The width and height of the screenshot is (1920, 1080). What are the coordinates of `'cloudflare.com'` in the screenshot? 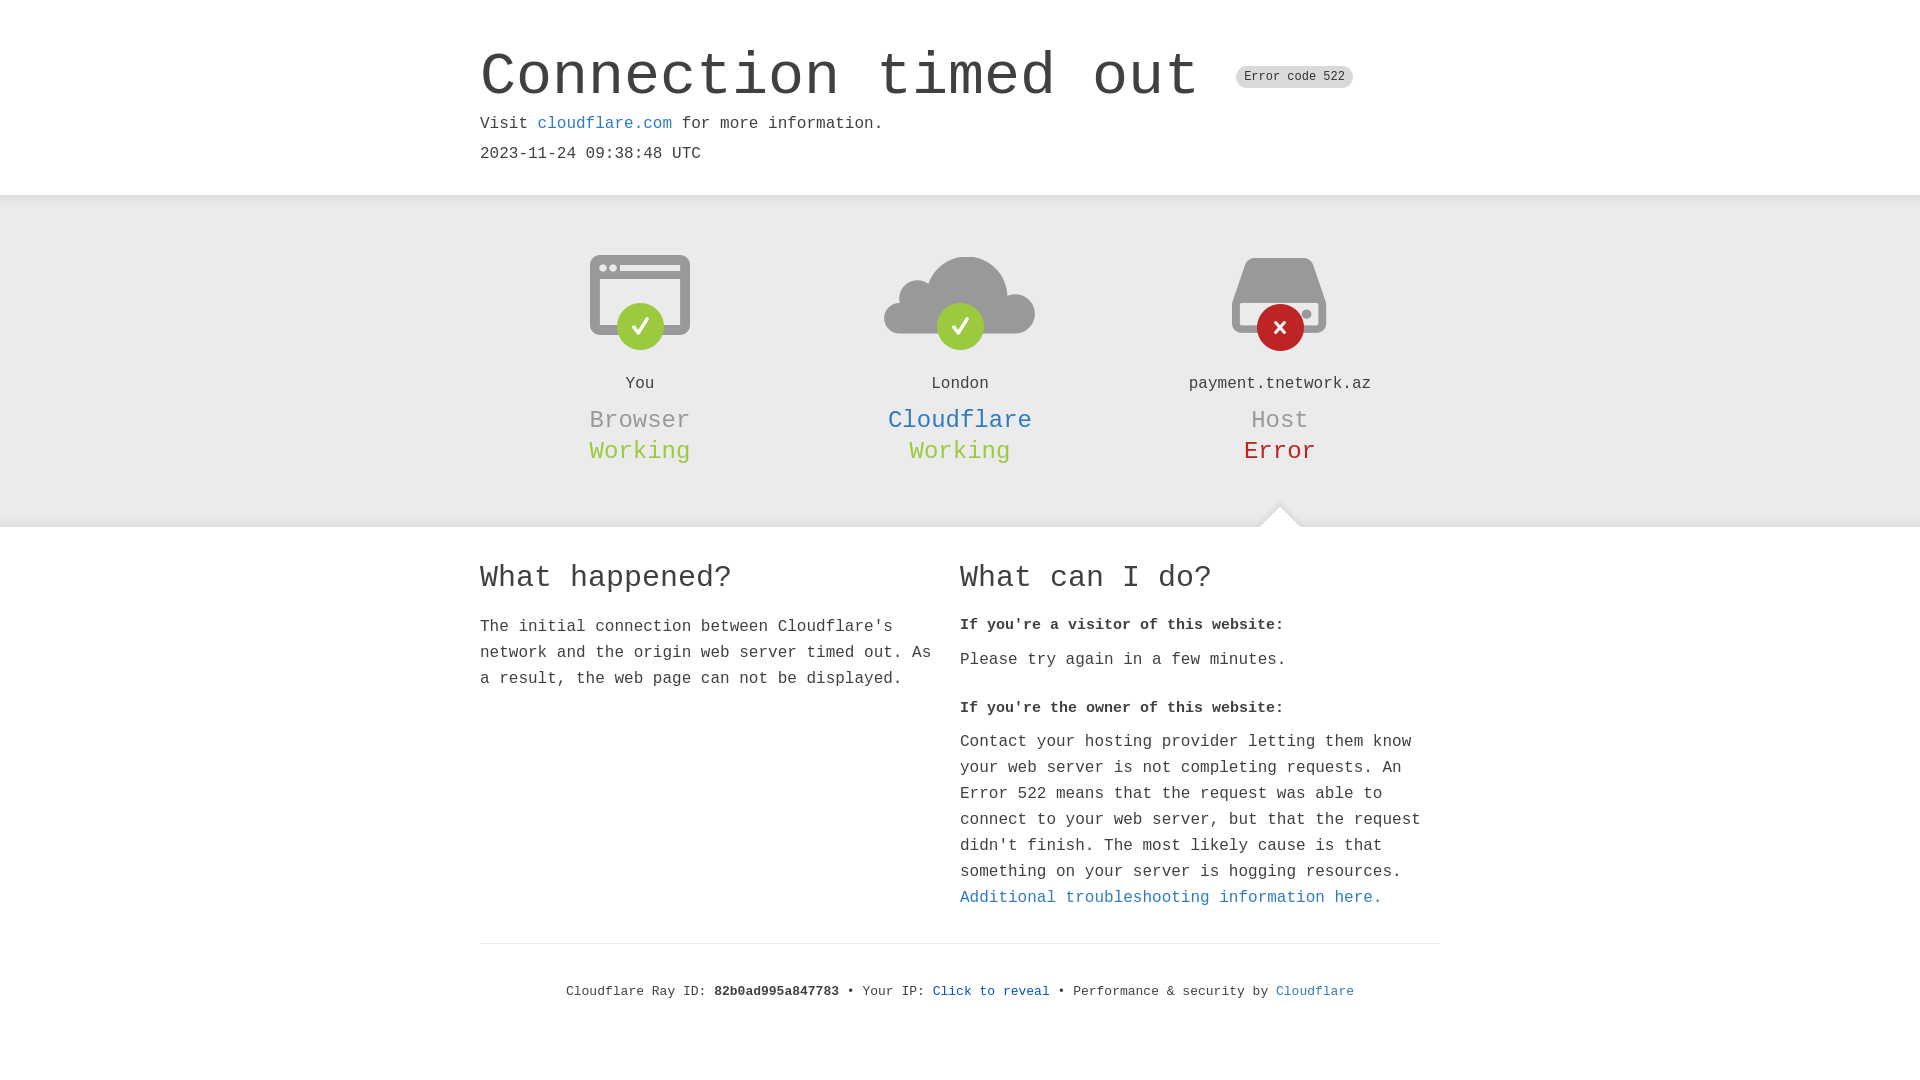 It's located at (603, 123).